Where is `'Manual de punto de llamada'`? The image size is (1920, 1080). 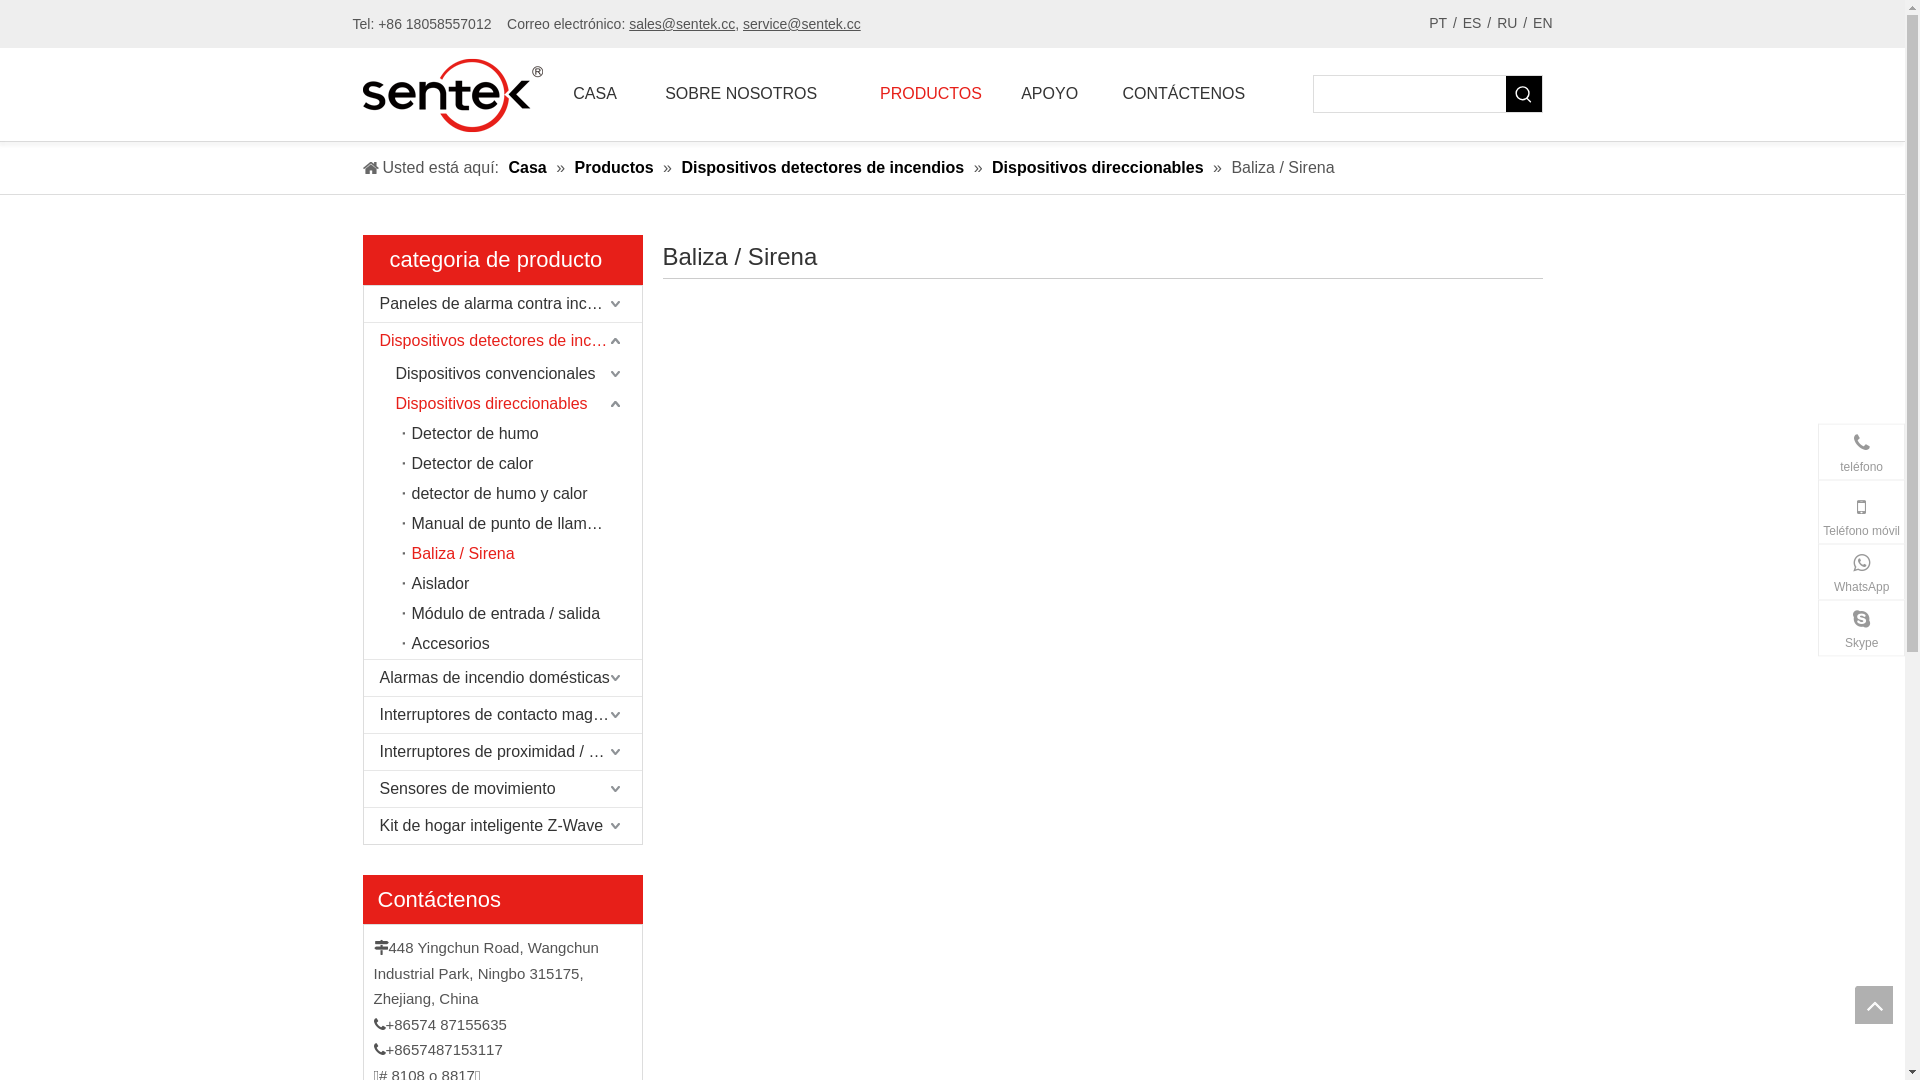 'Manual de punto de llamada' is located at coordinates (522, 523).